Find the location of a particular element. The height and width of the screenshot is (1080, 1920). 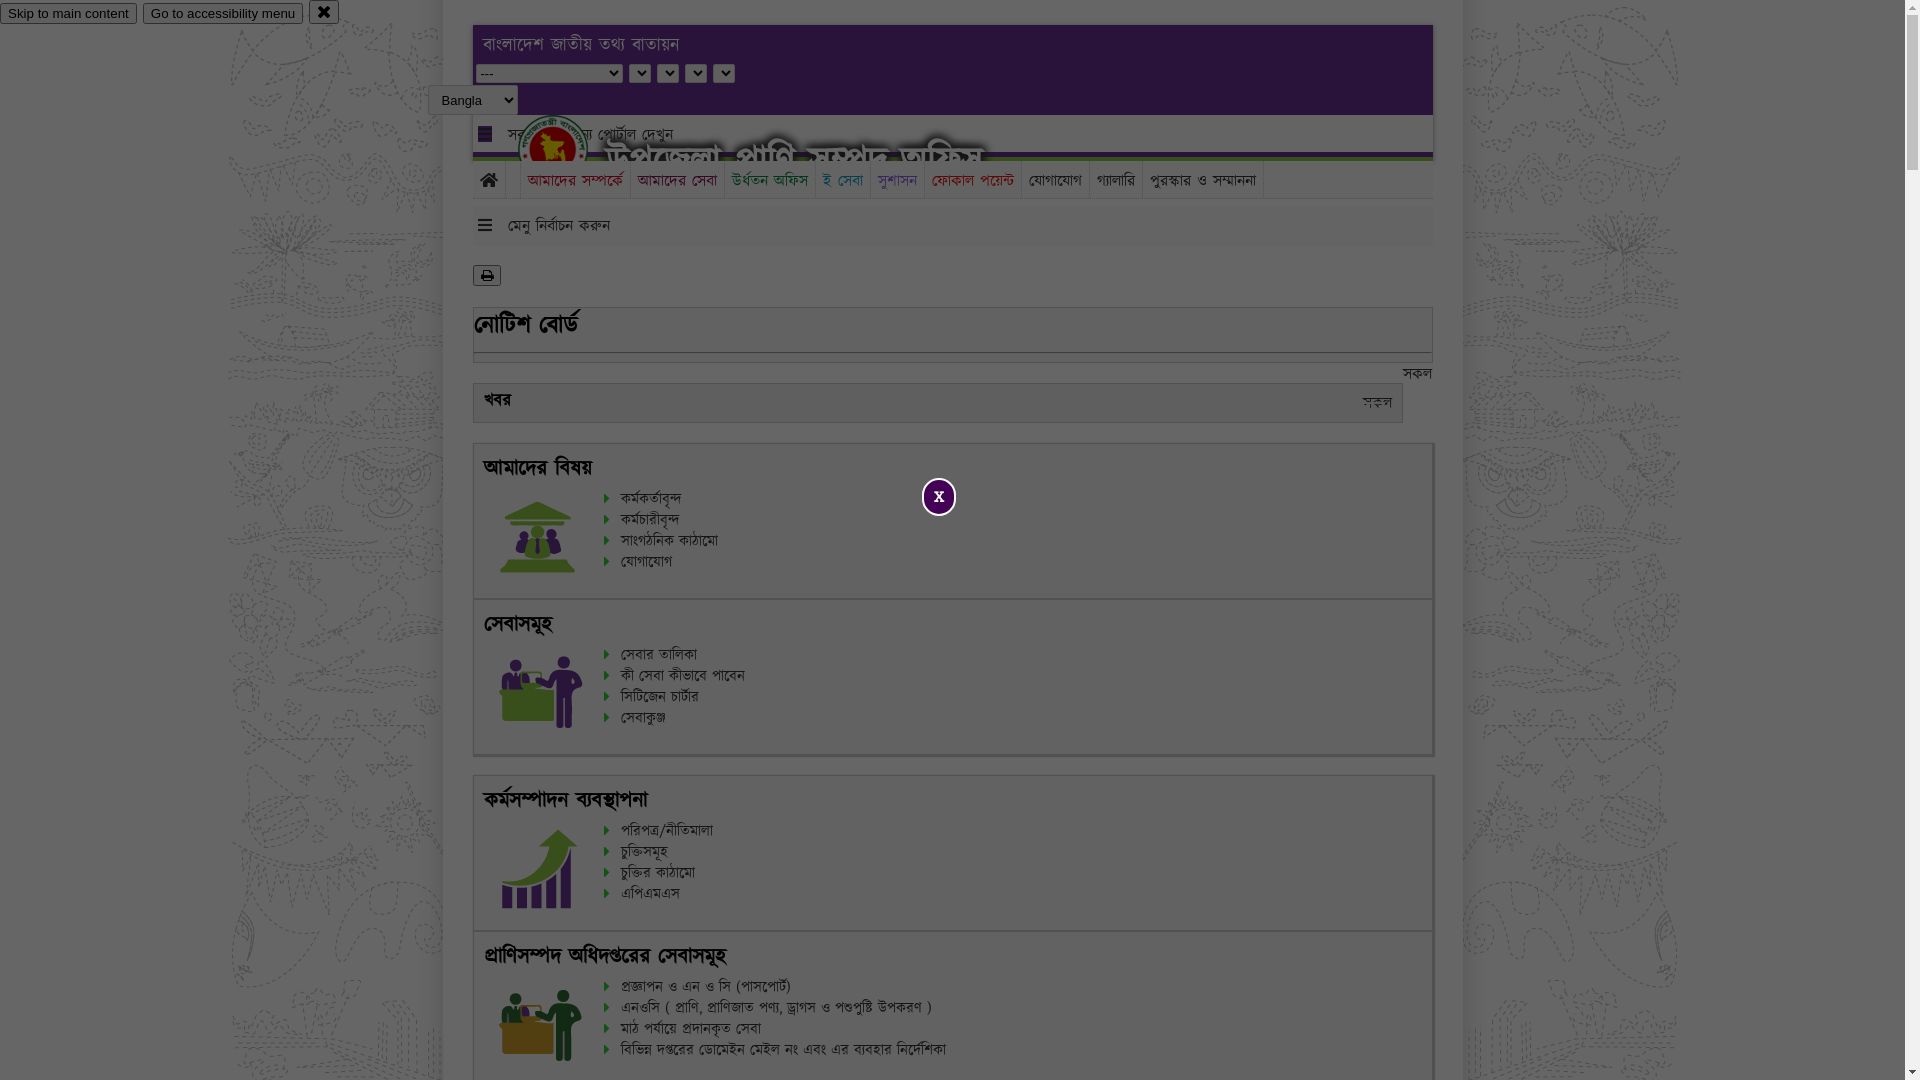

'Skip to main content' is located at coordinates (68, 13).